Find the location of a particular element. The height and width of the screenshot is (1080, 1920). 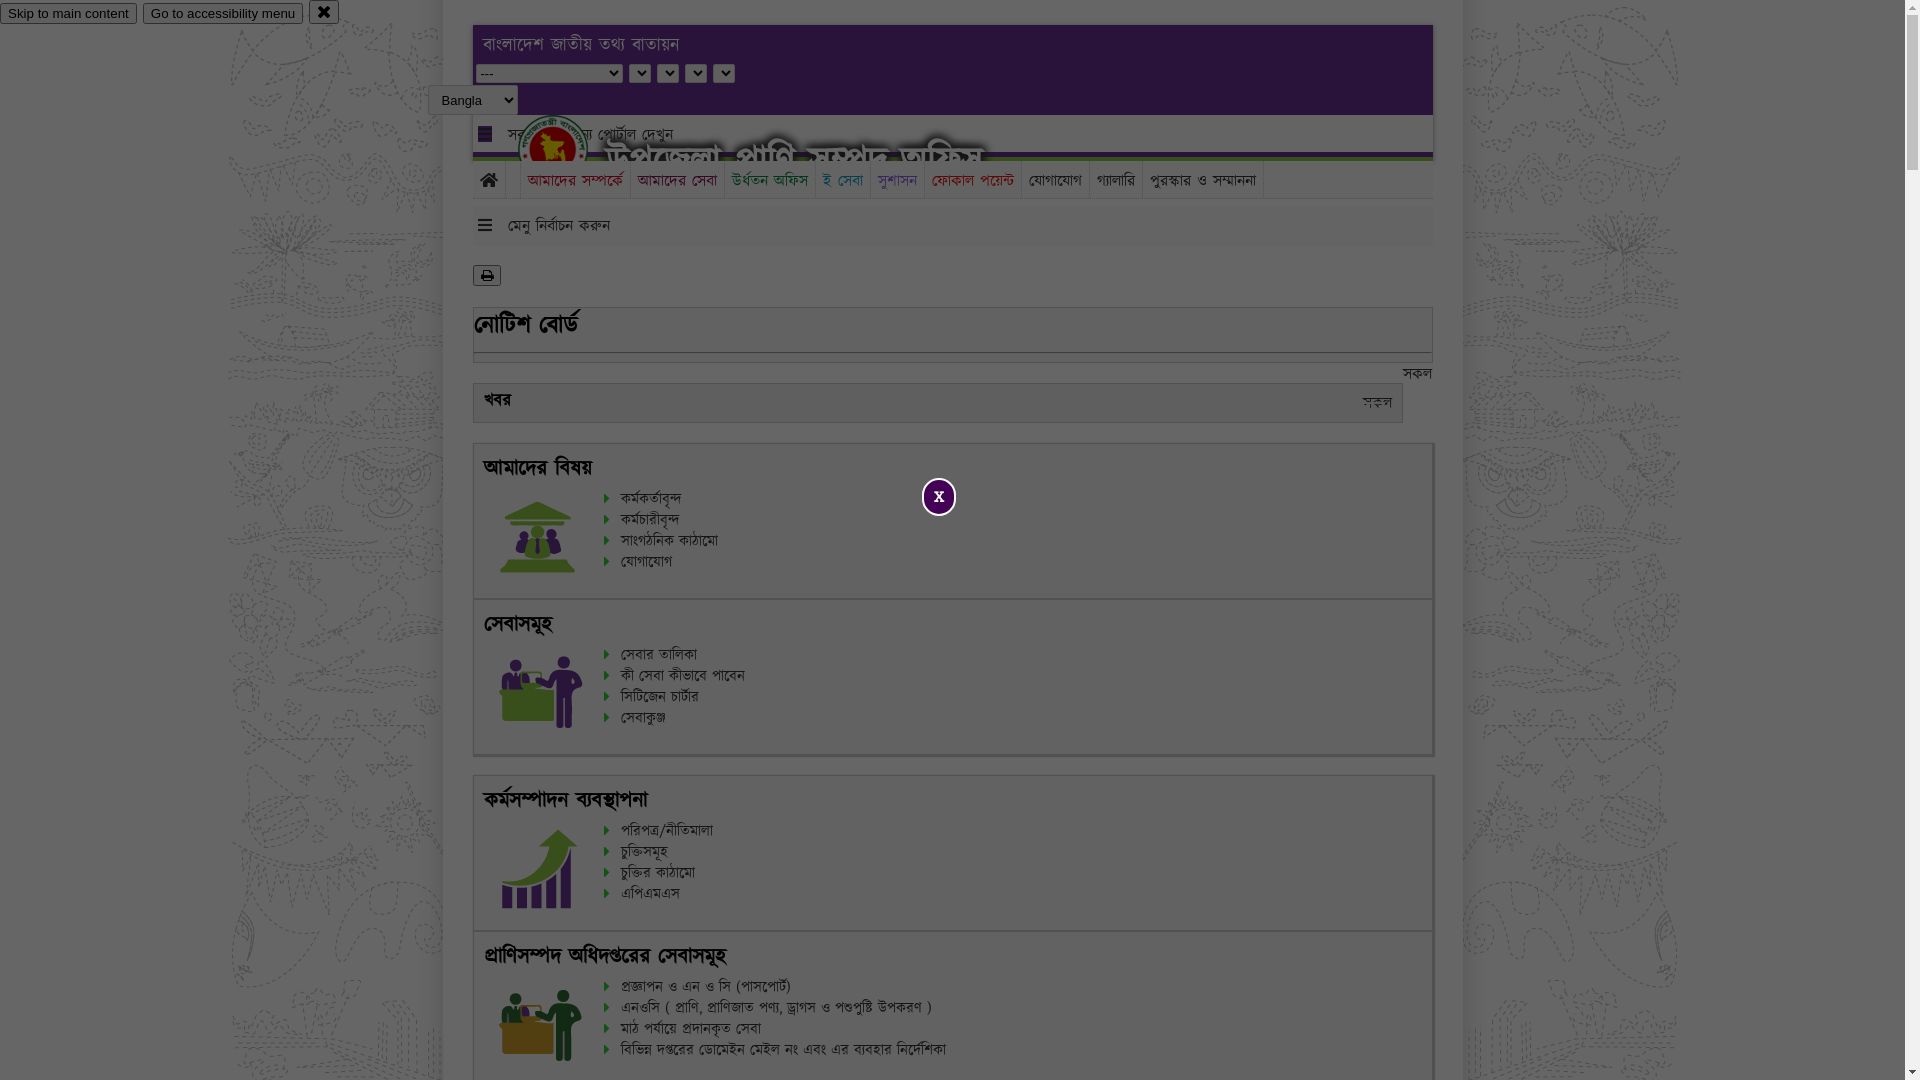

'Skip to main content' is located at coordinates (68, 13).